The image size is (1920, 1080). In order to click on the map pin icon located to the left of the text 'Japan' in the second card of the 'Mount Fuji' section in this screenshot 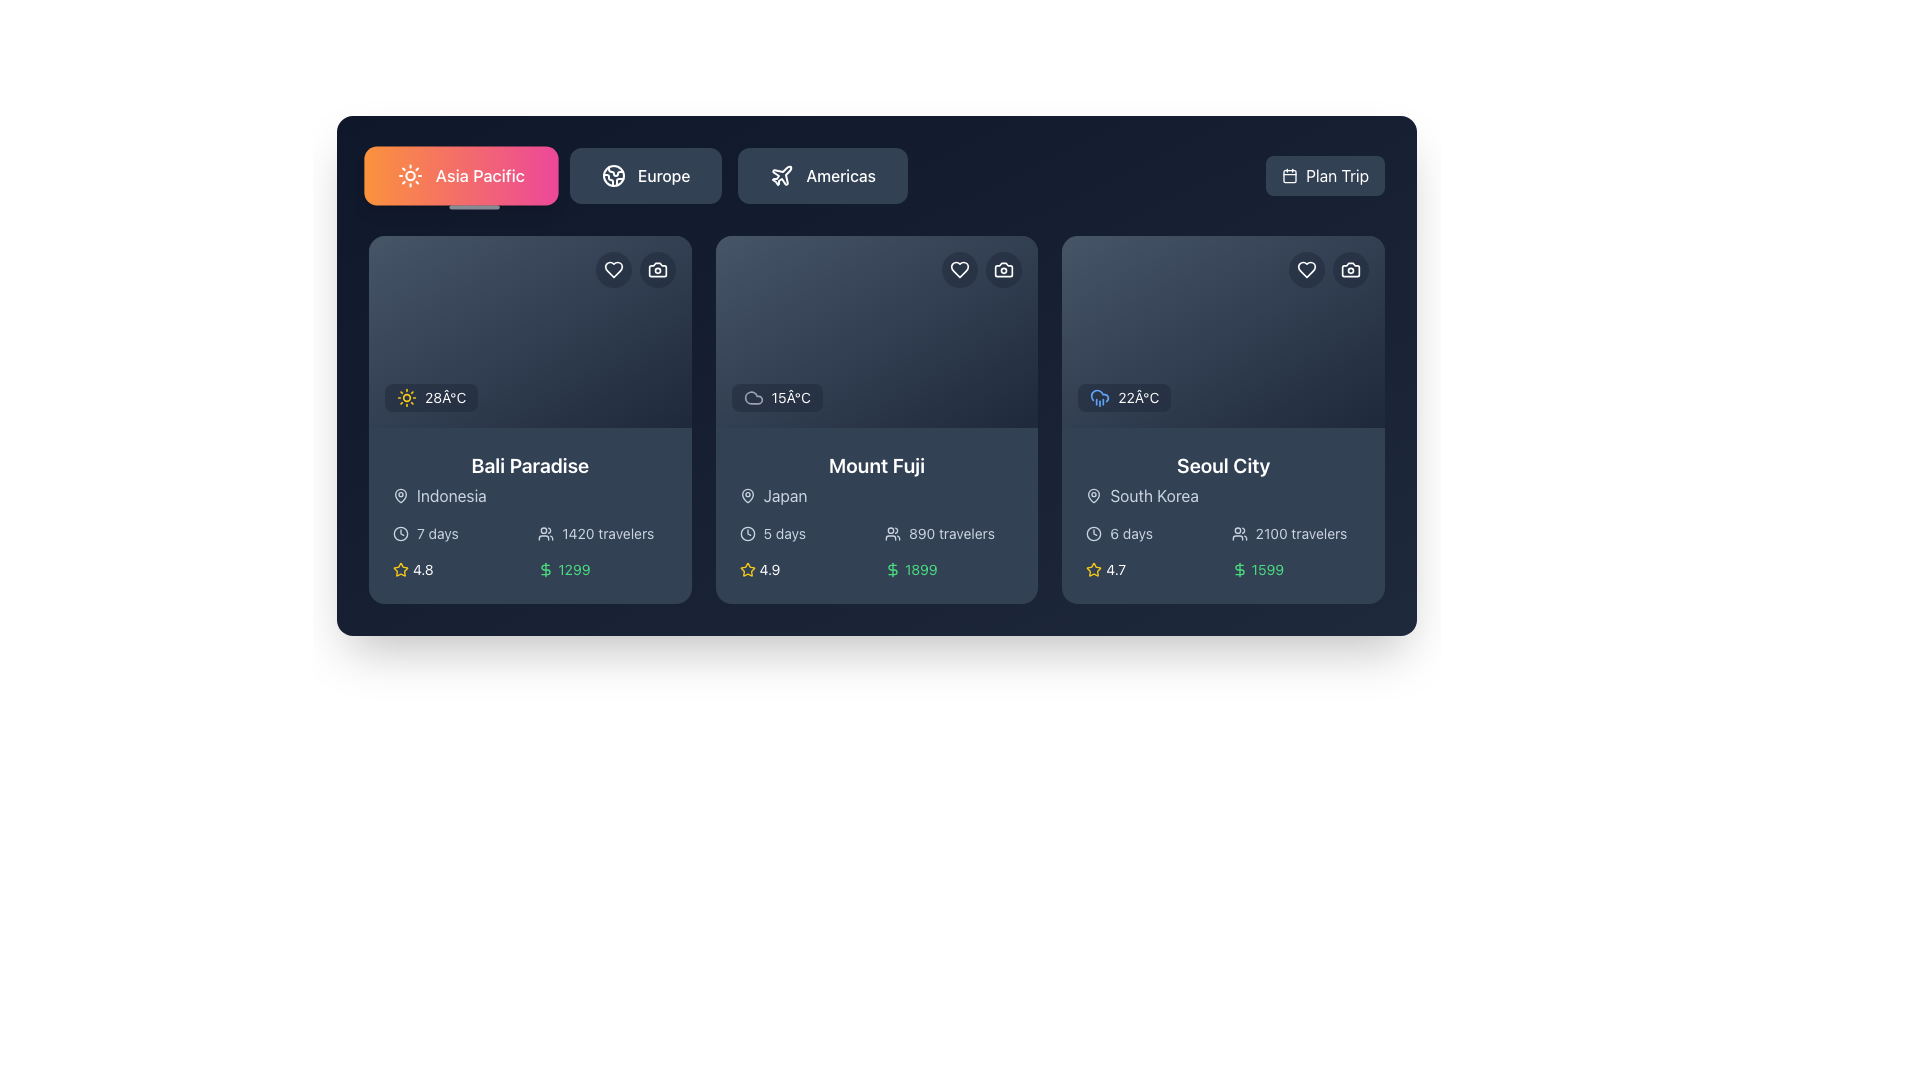, I will do `click(746, 495)`.